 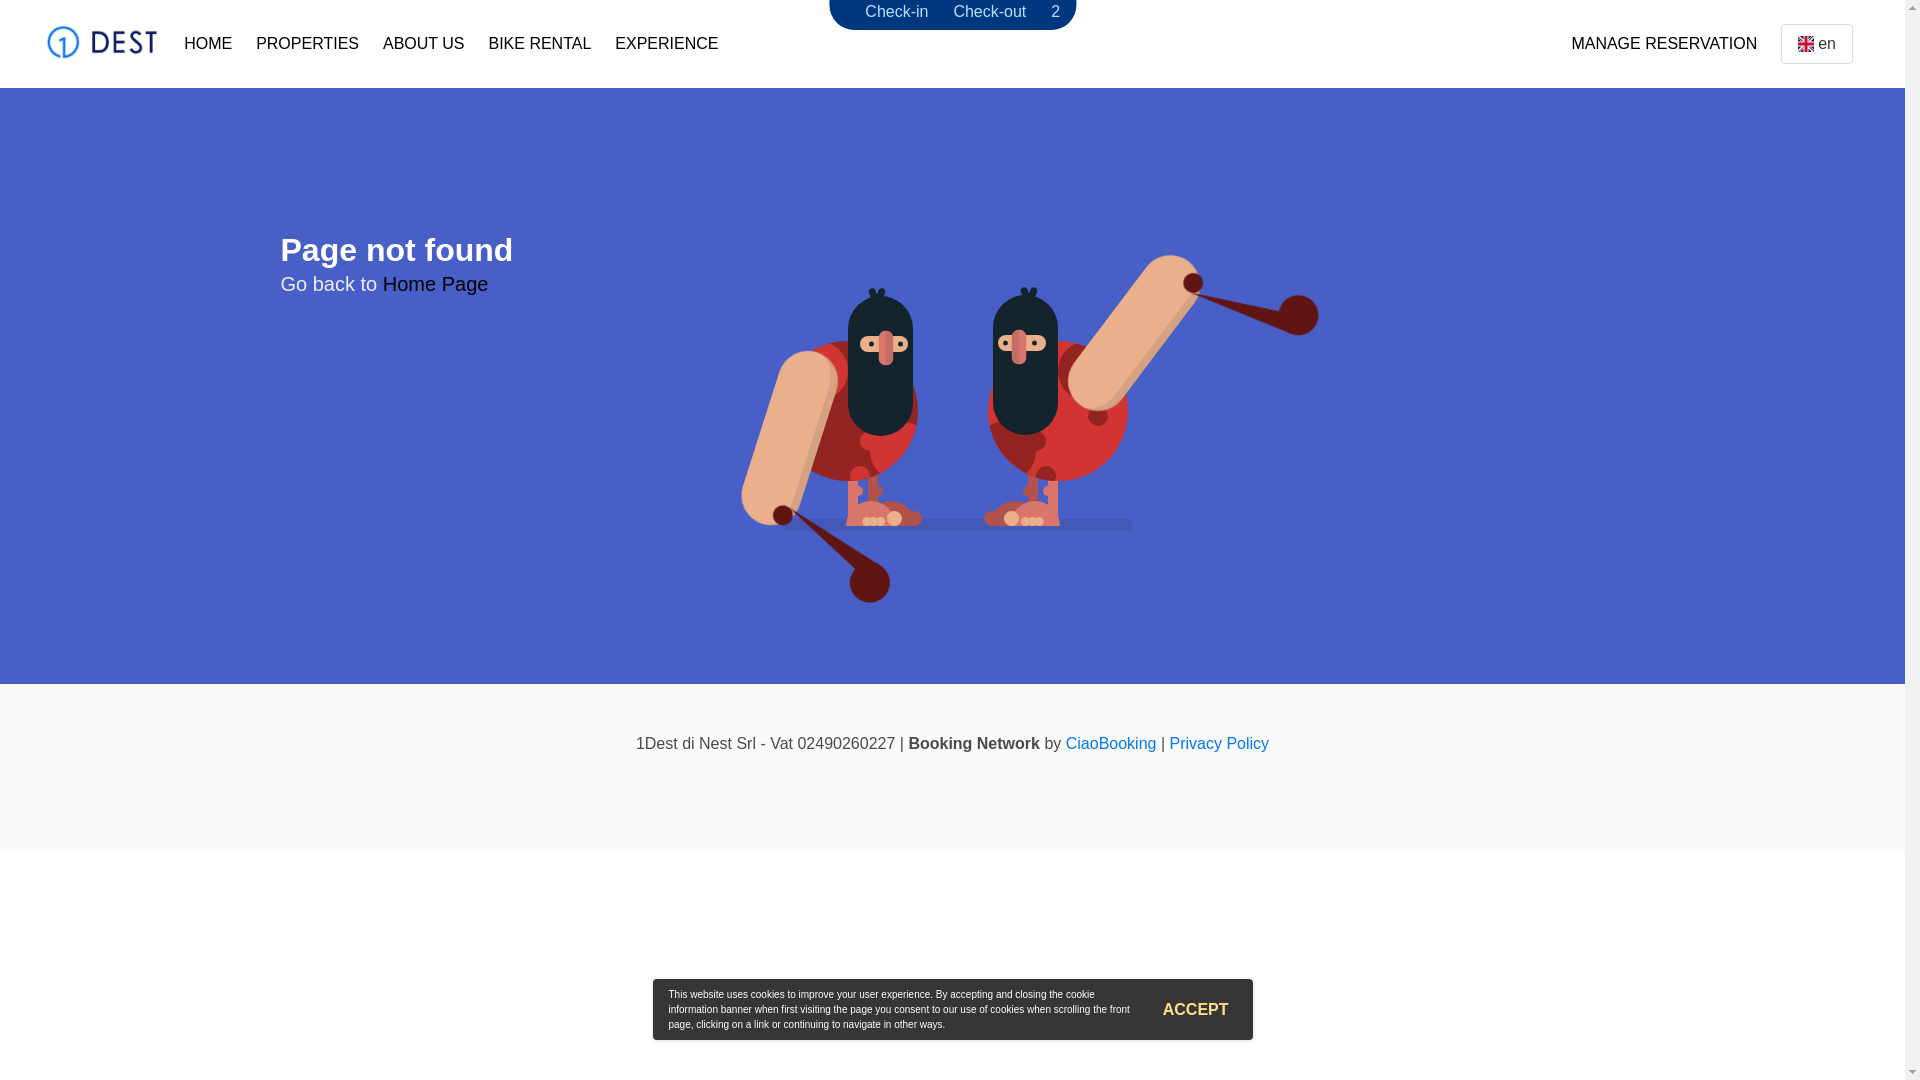 I want to click on 'CiaoBooking', so click(x=1110, y=743).